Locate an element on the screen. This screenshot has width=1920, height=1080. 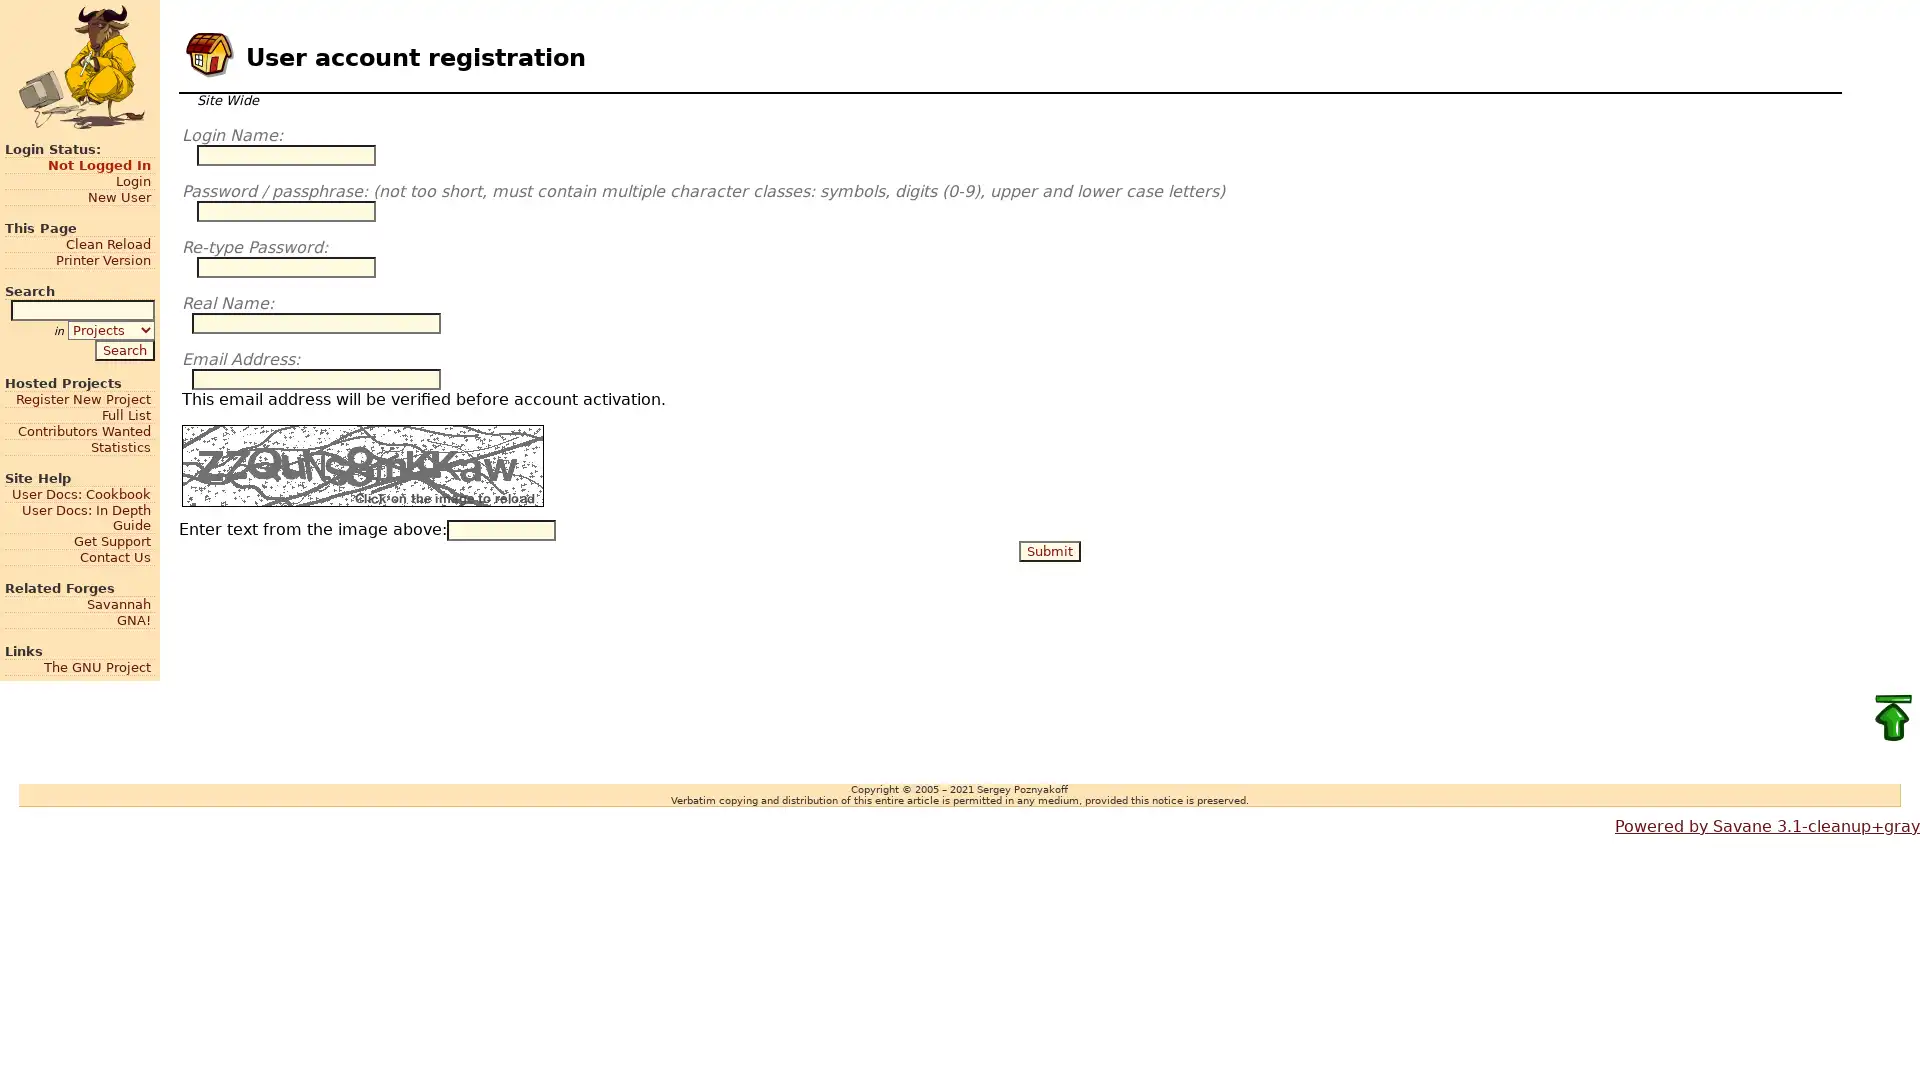
Search is located at coordinates (123, 348).